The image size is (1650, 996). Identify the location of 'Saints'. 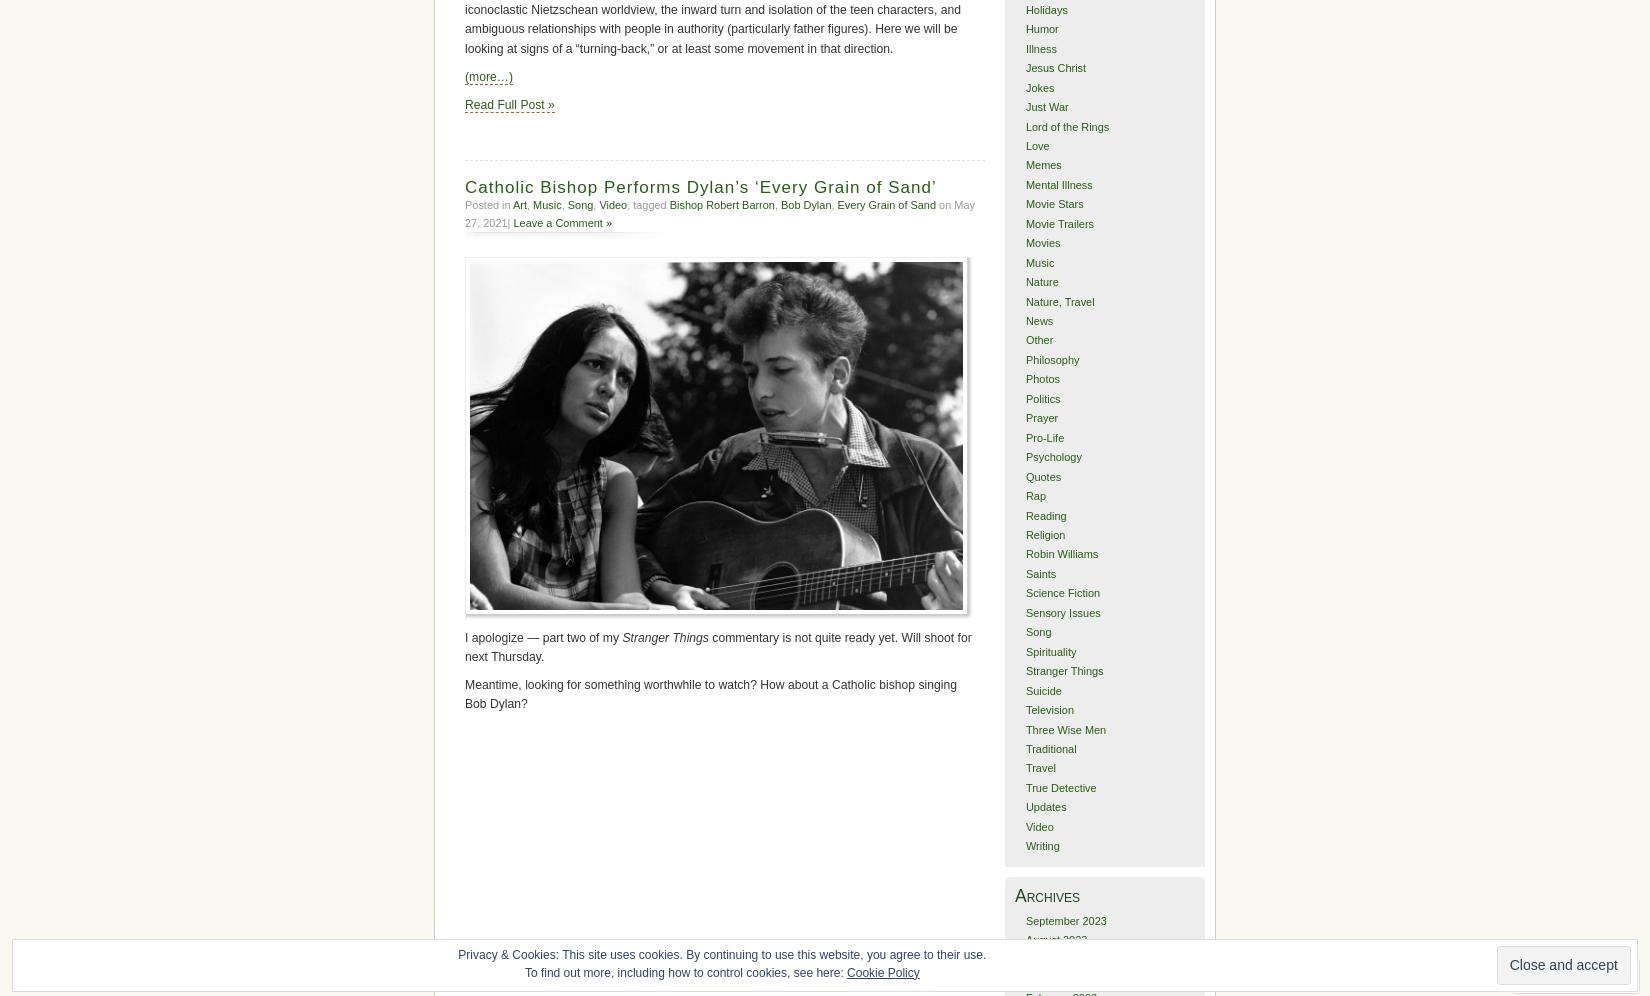
(1024, 571).